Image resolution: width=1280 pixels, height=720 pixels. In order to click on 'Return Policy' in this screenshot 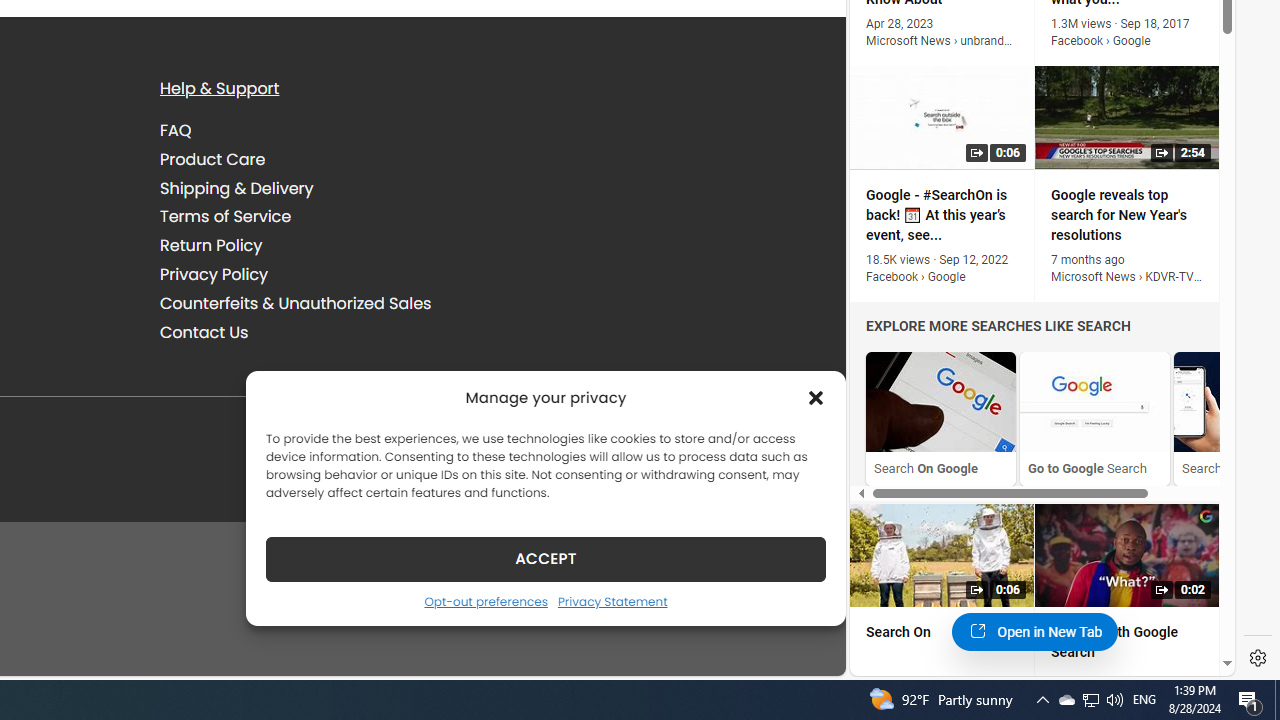, I will do `click(211, 244)`.